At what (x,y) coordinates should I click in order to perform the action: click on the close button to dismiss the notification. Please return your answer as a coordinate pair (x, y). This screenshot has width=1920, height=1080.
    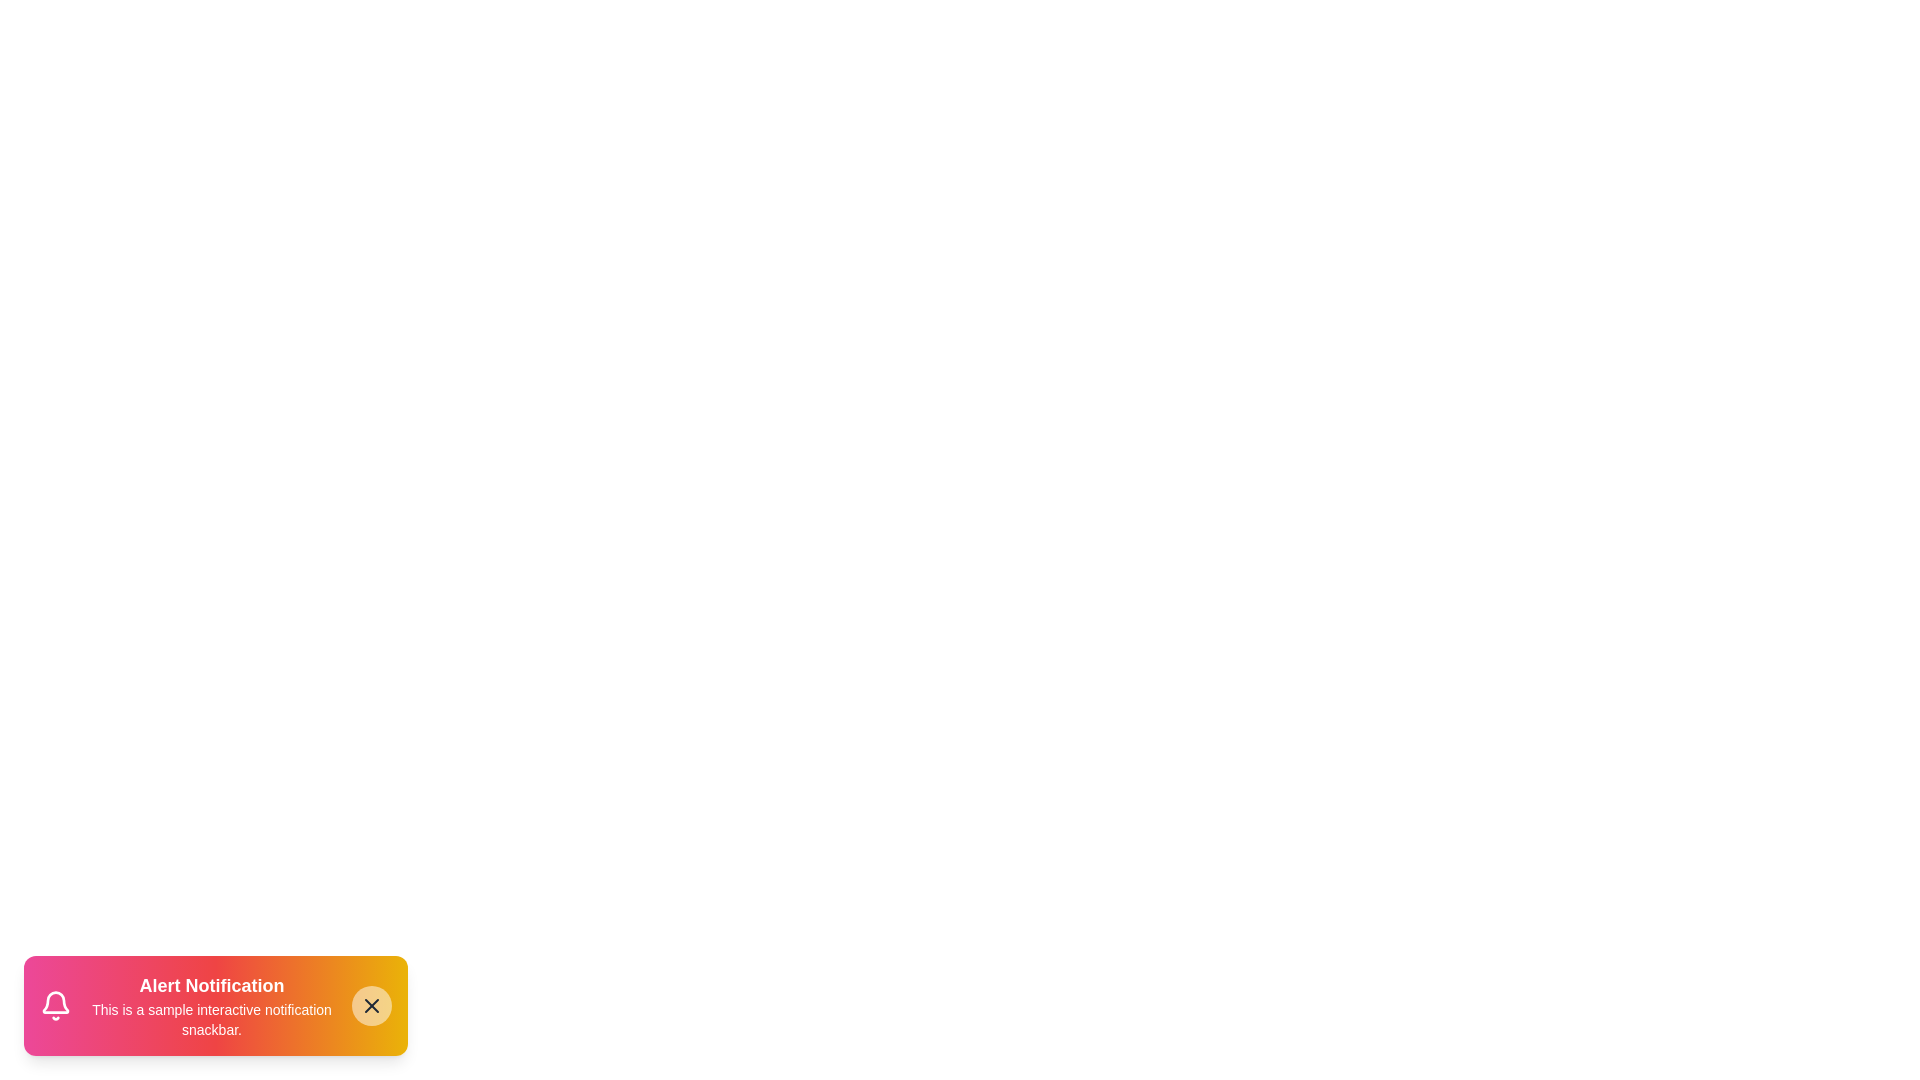
    Looking at the image, I should click on (372, 1006).